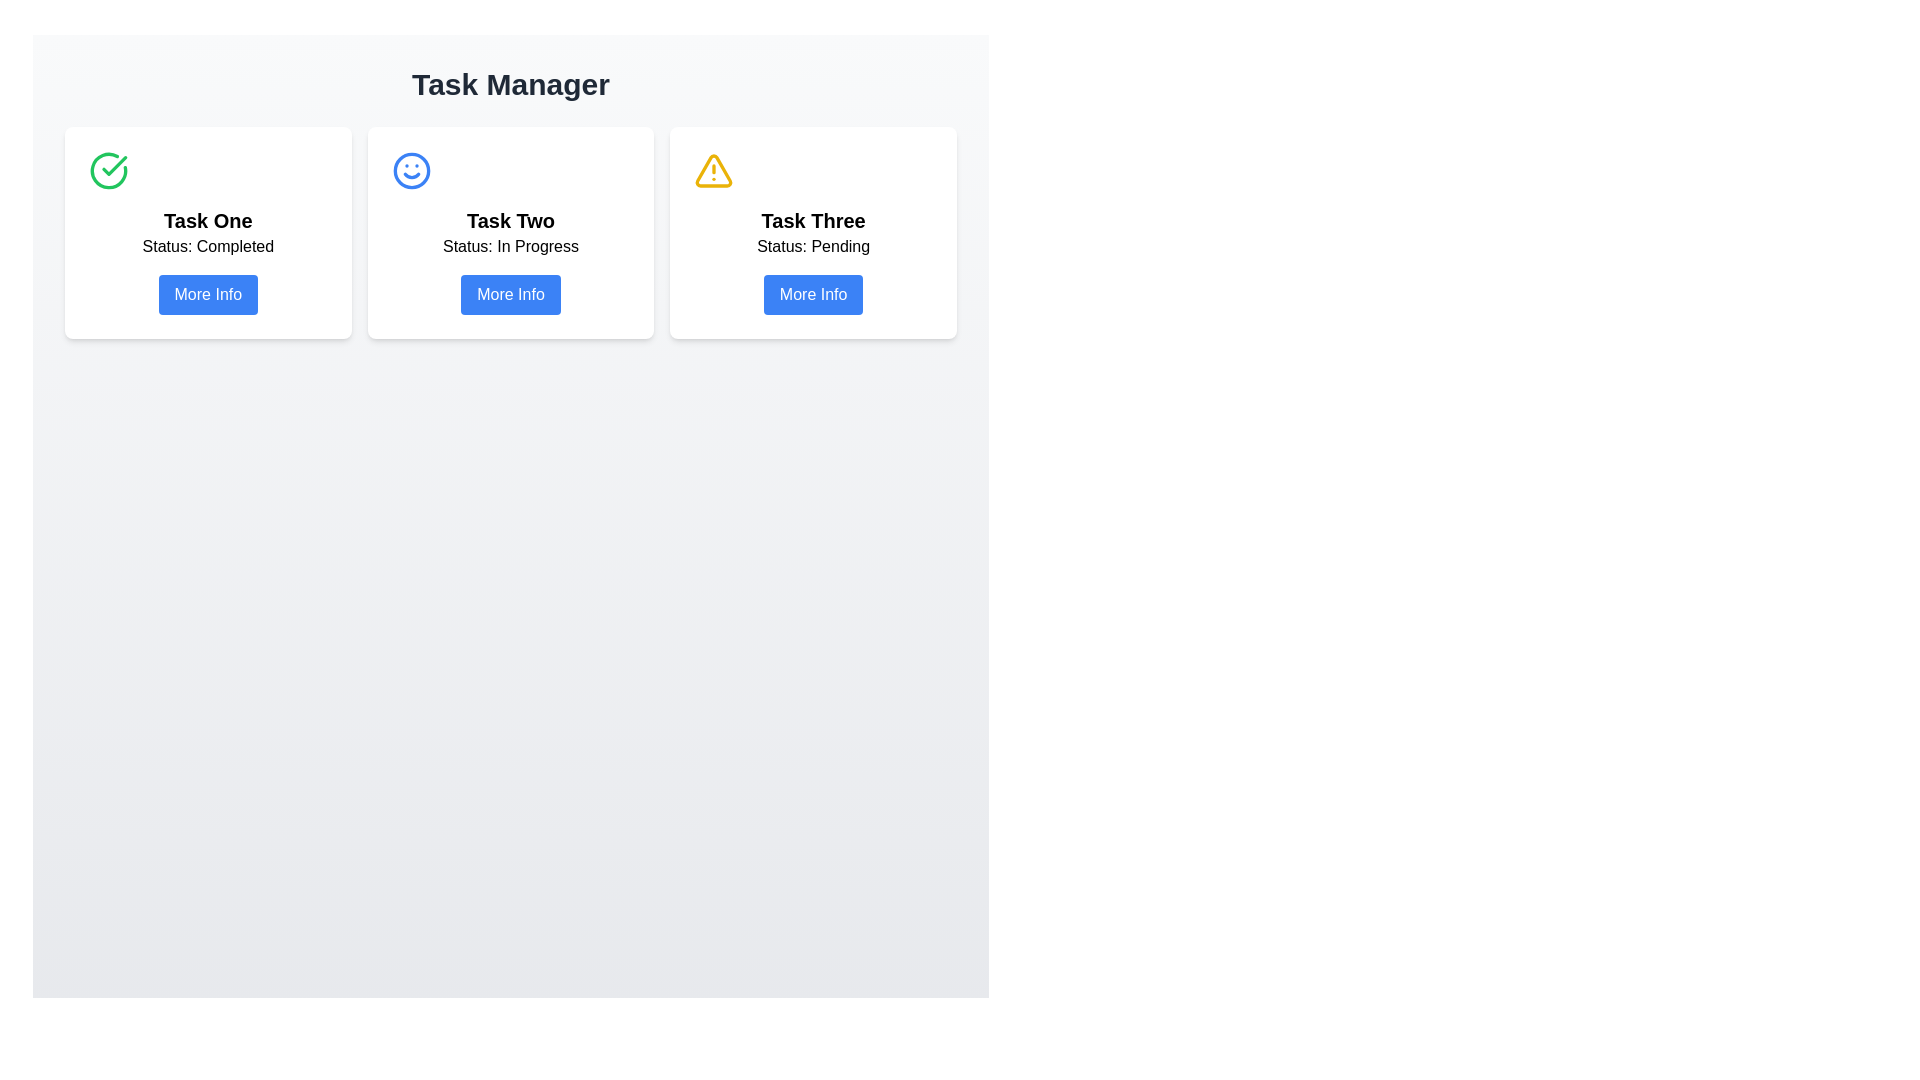 The width and height of the screenshot is (1920, 1080). What do you see at coordinates (208, 245) in the screenshot?
I see `the static text label that informs the user about the completion status of 'Task One', positioned below the 'Task One' title and above the 'More Info' button within the first task card` at bounding box center [208, 245].